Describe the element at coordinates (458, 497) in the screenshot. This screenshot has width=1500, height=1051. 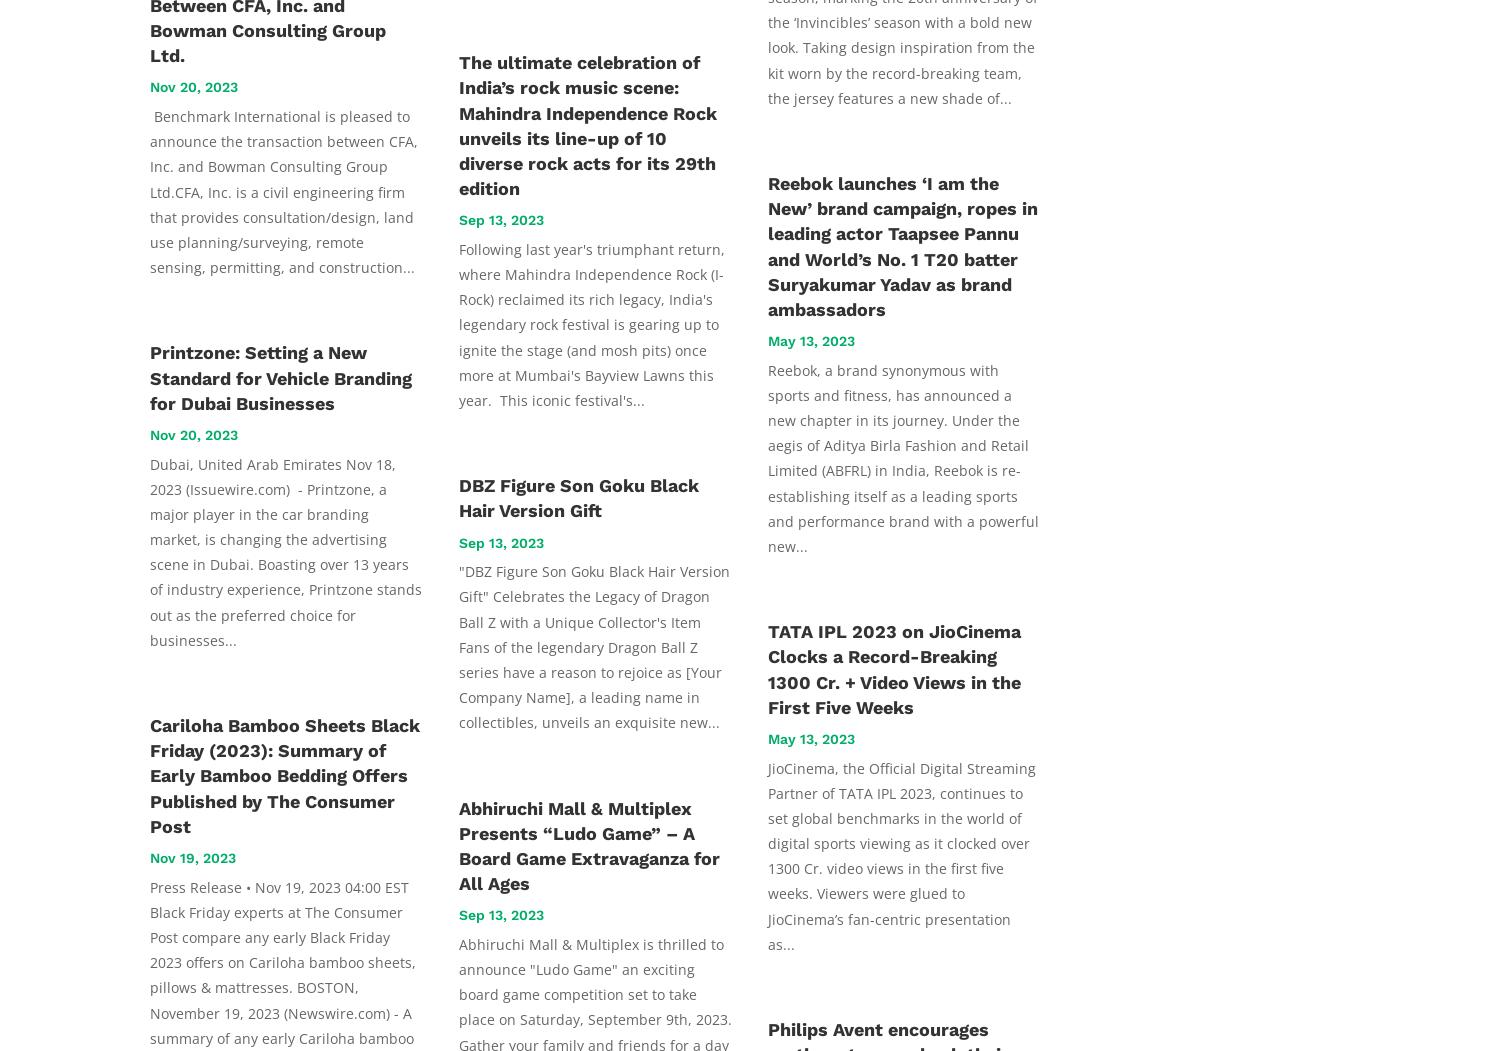
I see `'DBZ Figure Son Goku Black Hair Version Gift'` at that location.